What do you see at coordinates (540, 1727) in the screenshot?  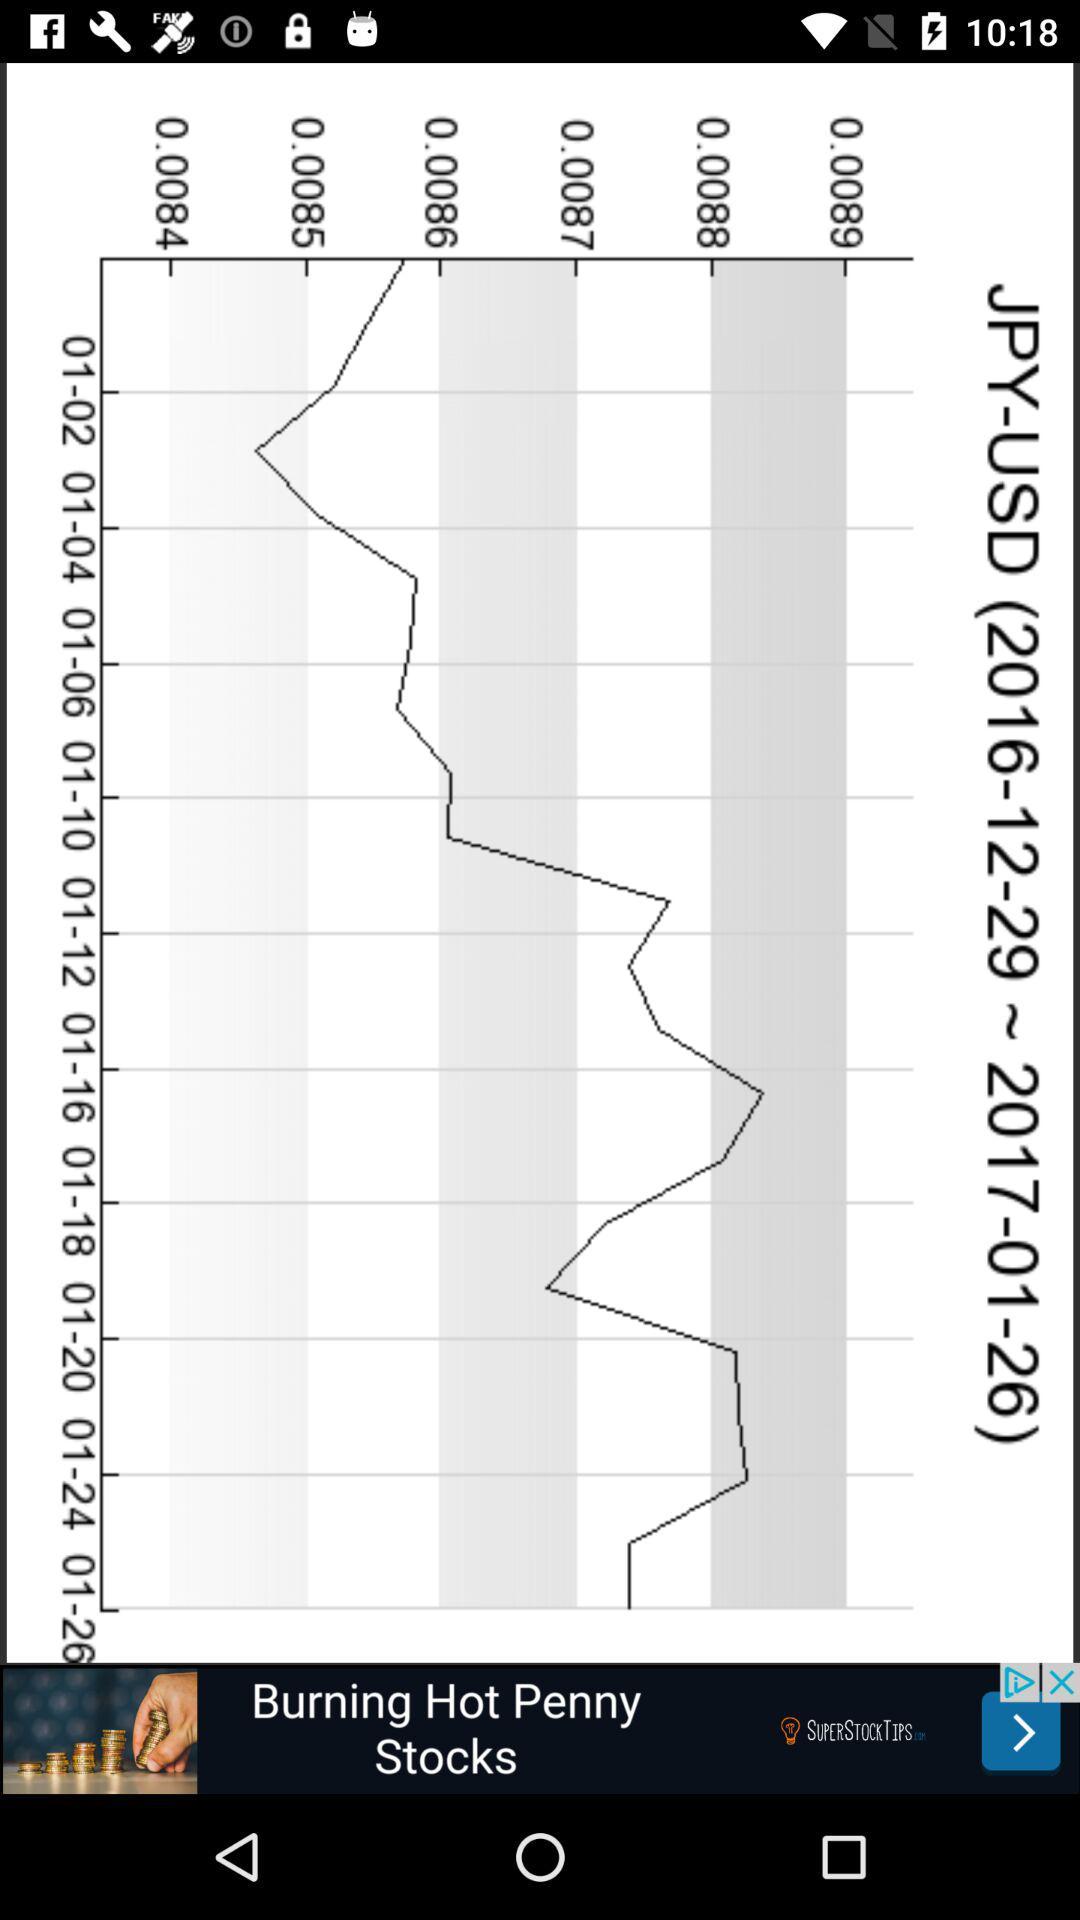 I see `announcement` at bounding box center [540, 1727].